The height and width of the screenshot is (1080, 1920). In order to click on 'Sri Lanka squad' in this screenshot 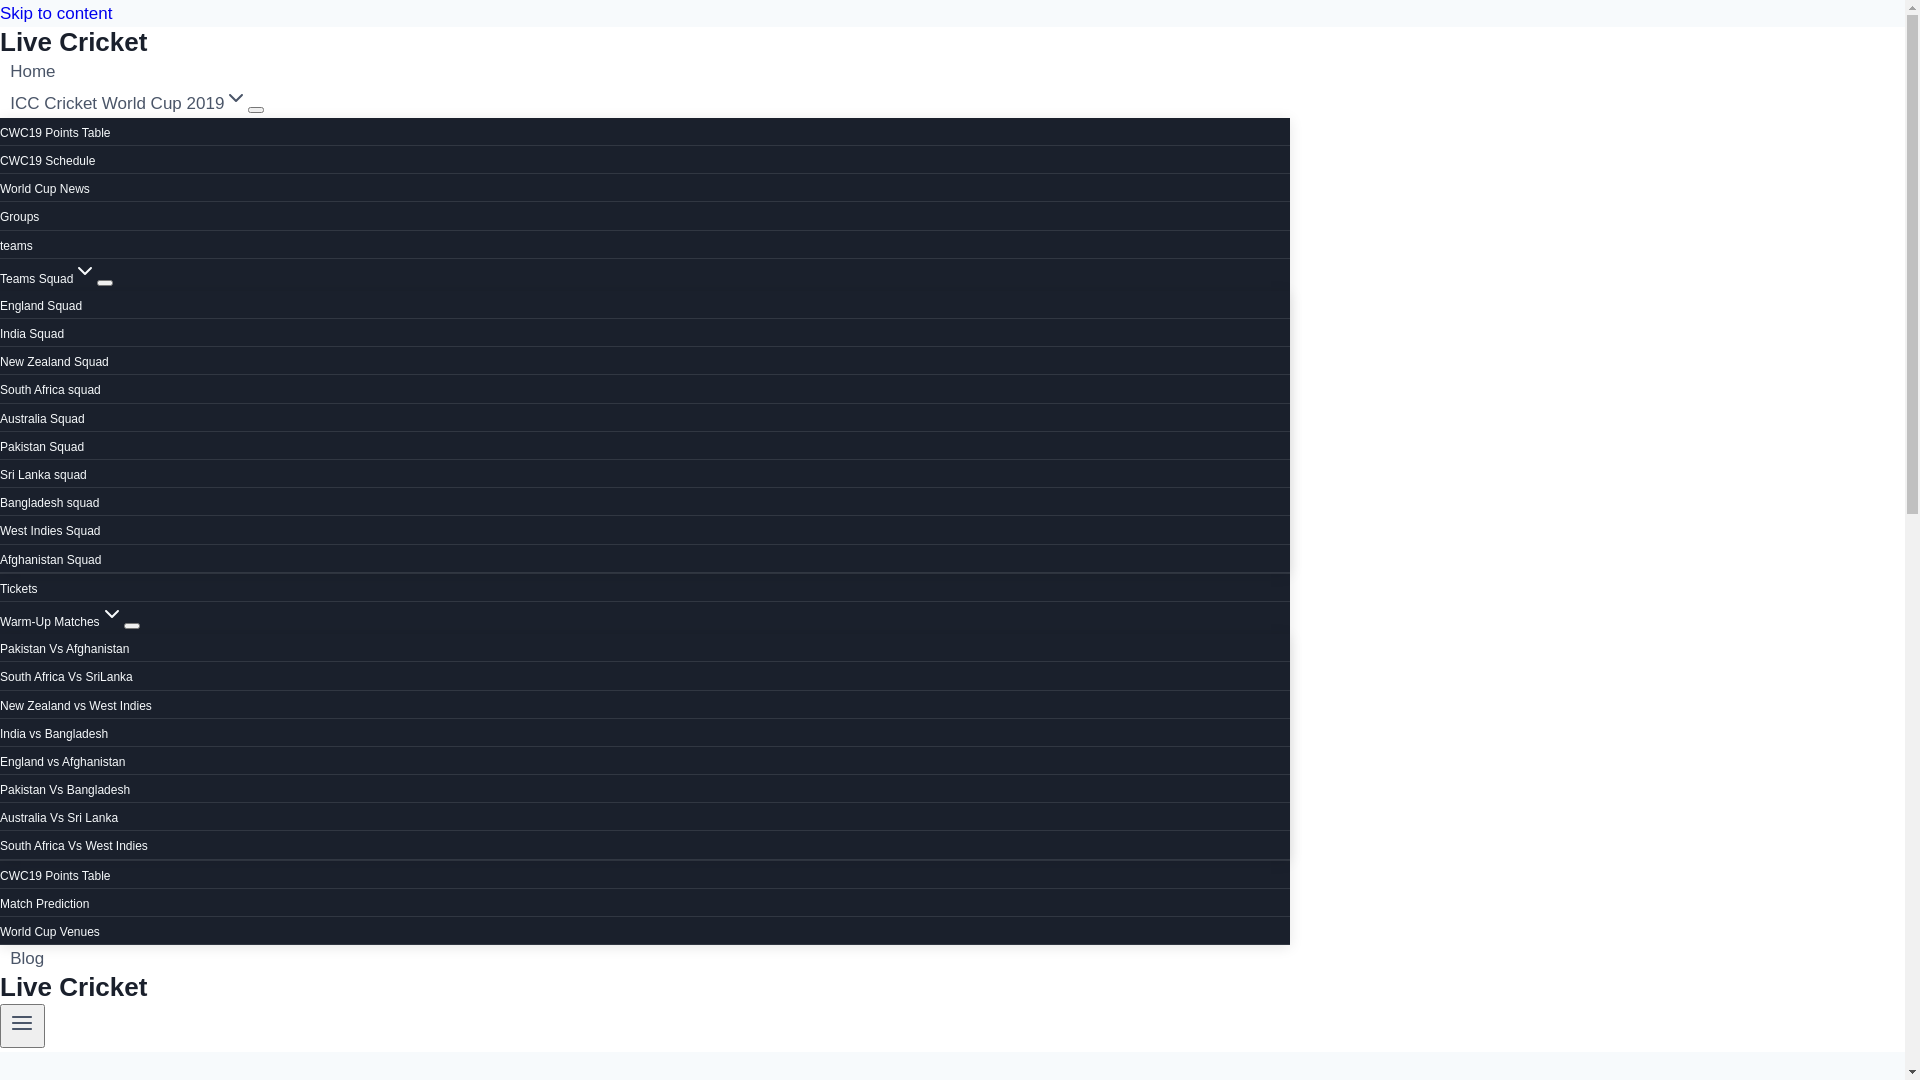, I will do `click(43, 474)`.